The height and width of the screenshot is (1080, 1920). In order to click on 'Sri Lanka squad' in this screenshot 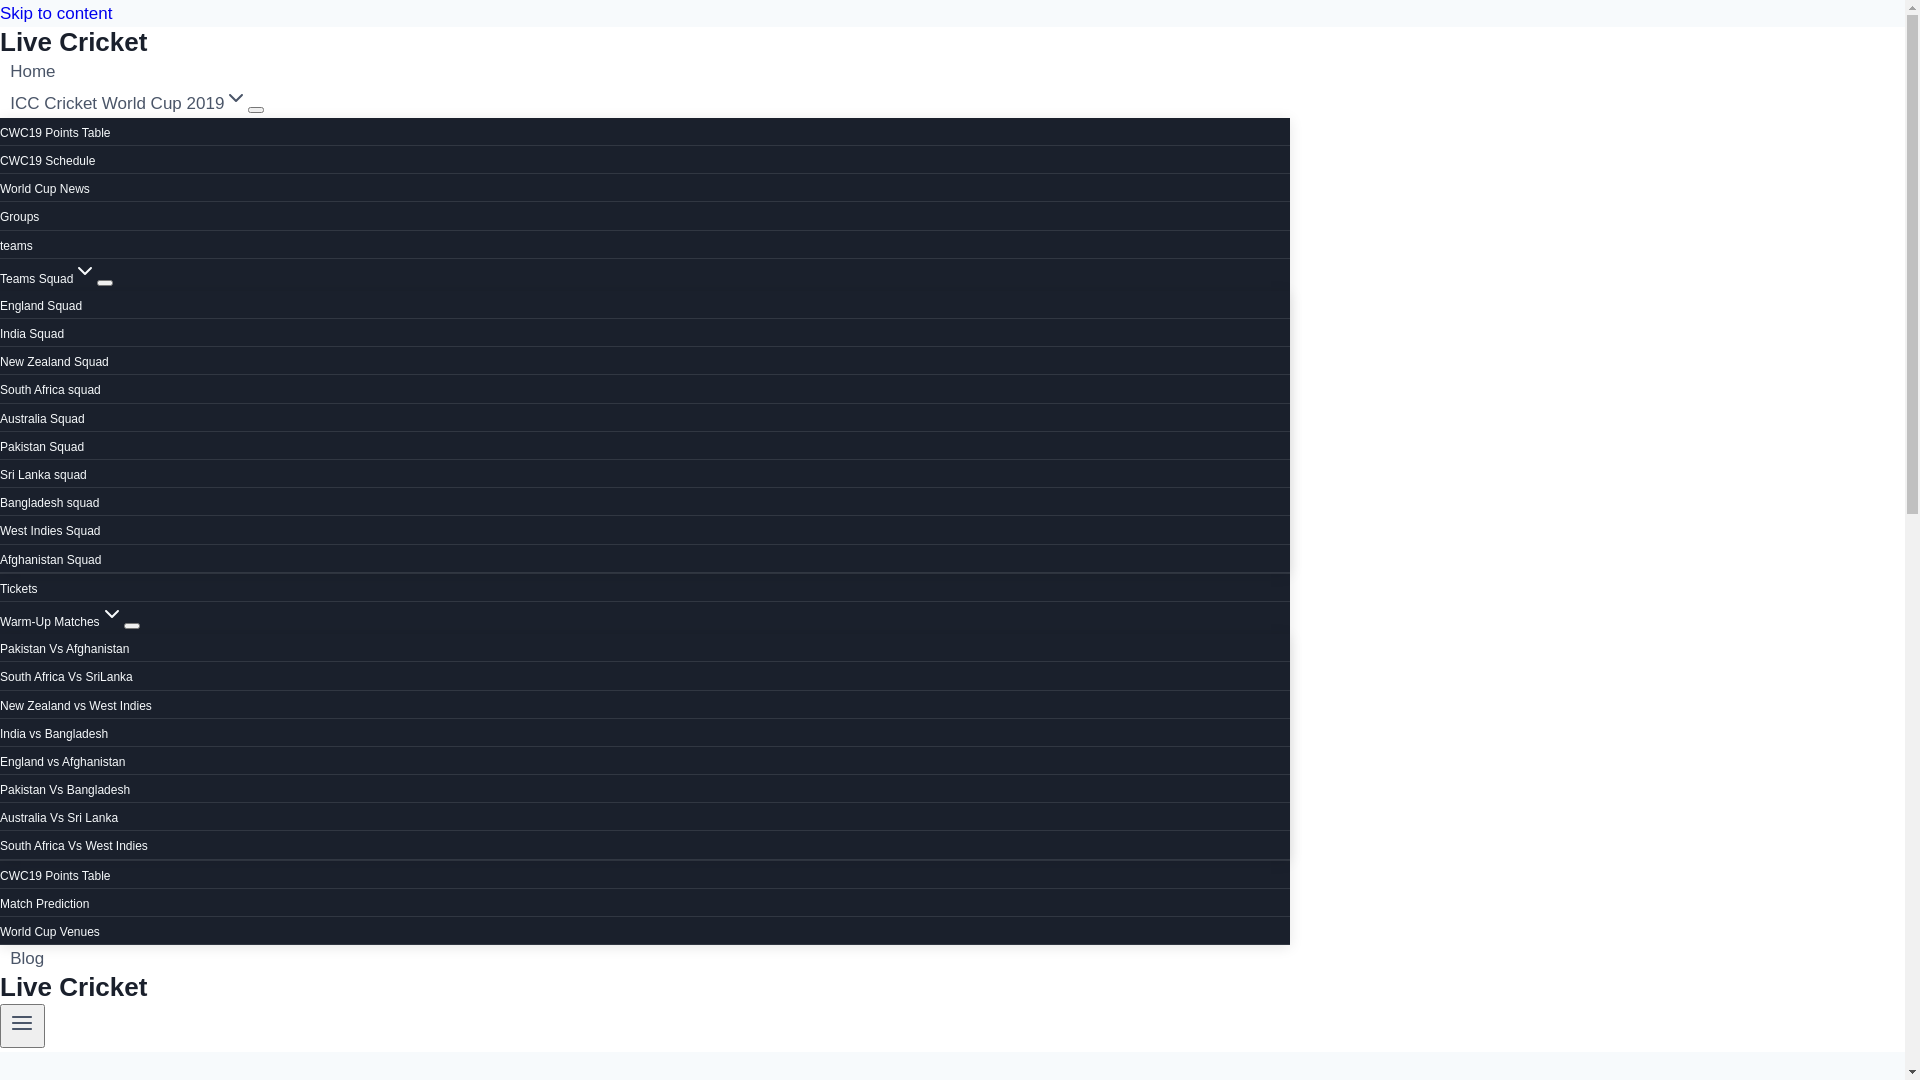, I will do `click(43, 474)`.